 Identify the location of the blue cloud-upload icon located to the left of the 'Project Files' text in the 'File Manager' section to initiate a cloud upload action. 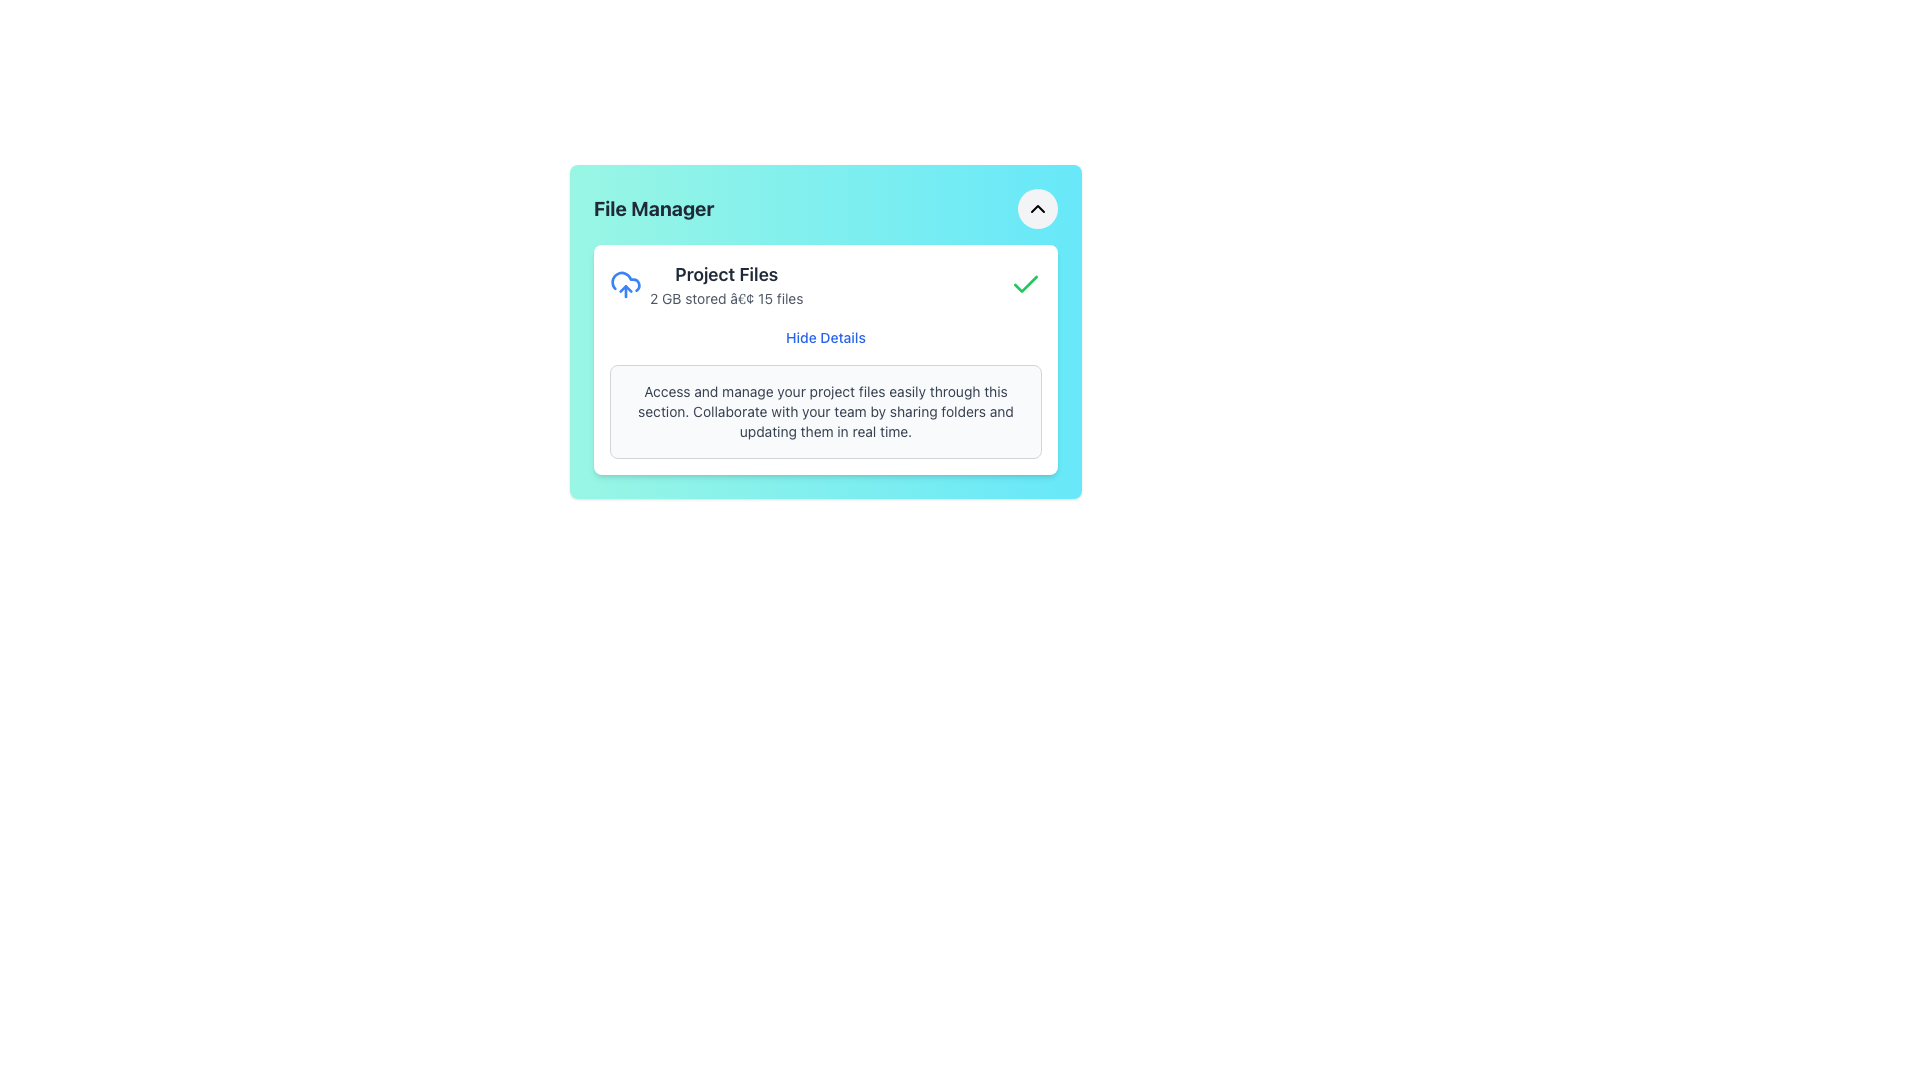
(624, 285).